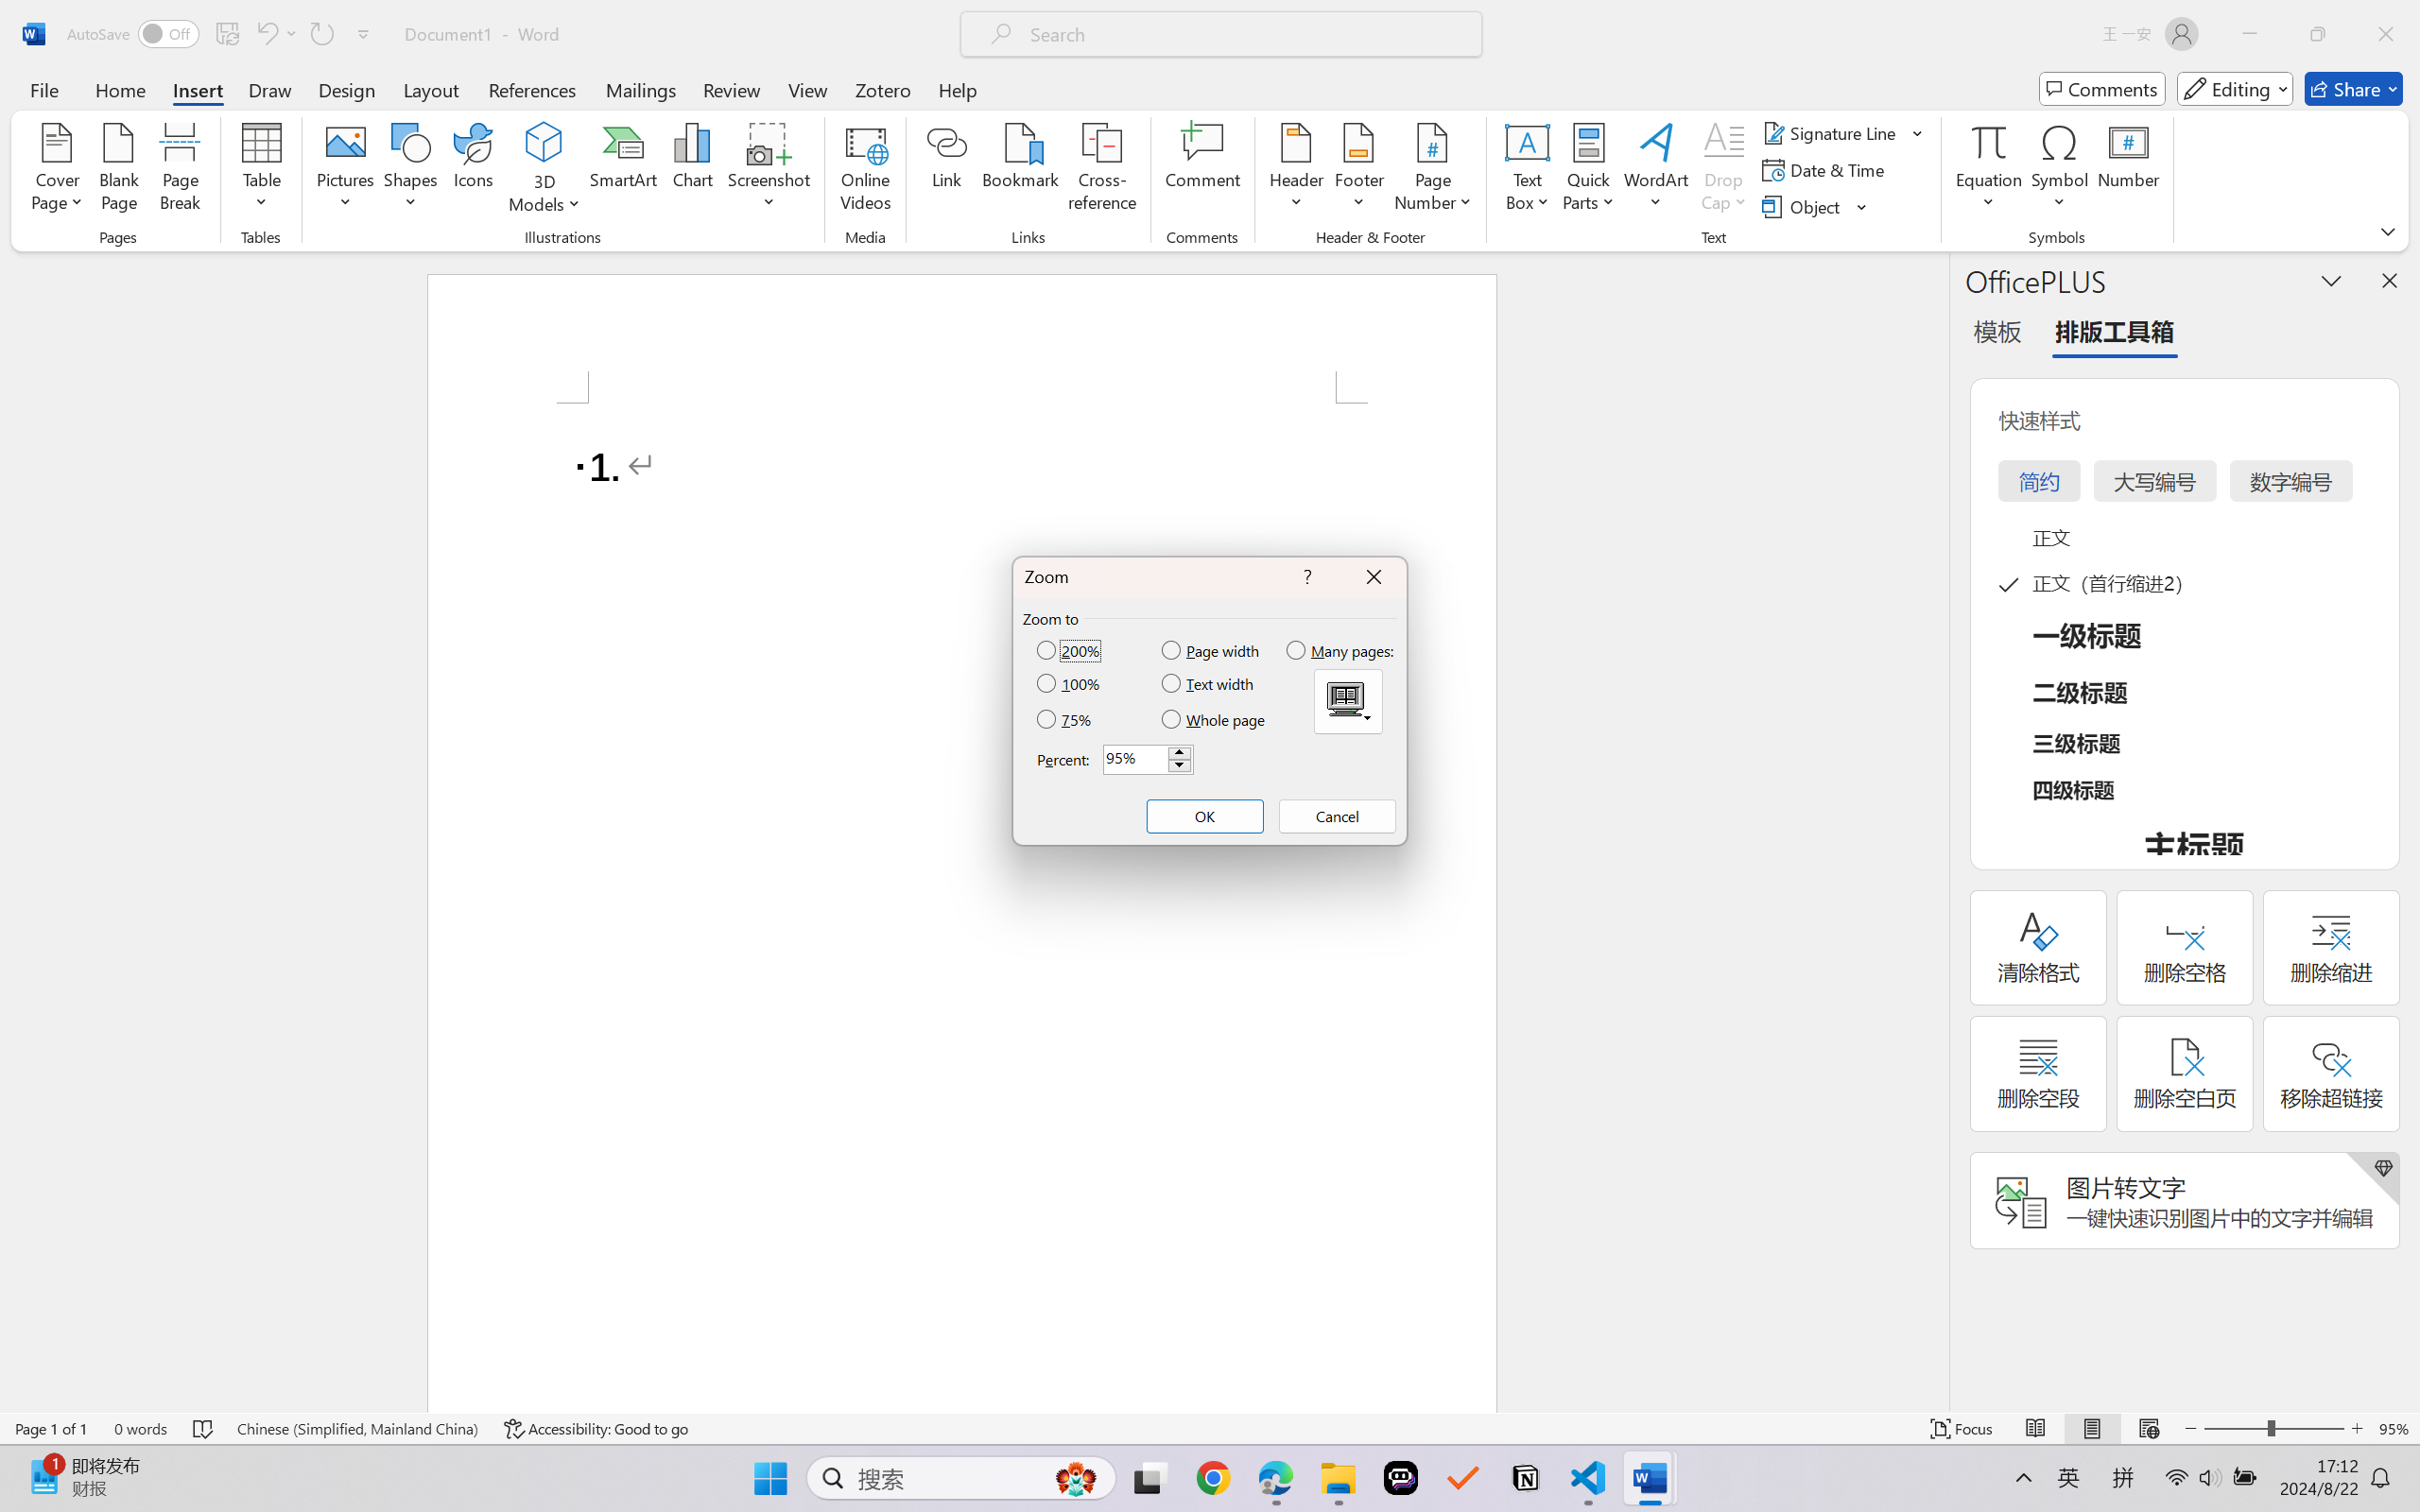 The width and height of the screenshot is (2420, 1512). Describe the element at coordinates (1202, 170) in the screenshot. I see `'Comment'` at that location.